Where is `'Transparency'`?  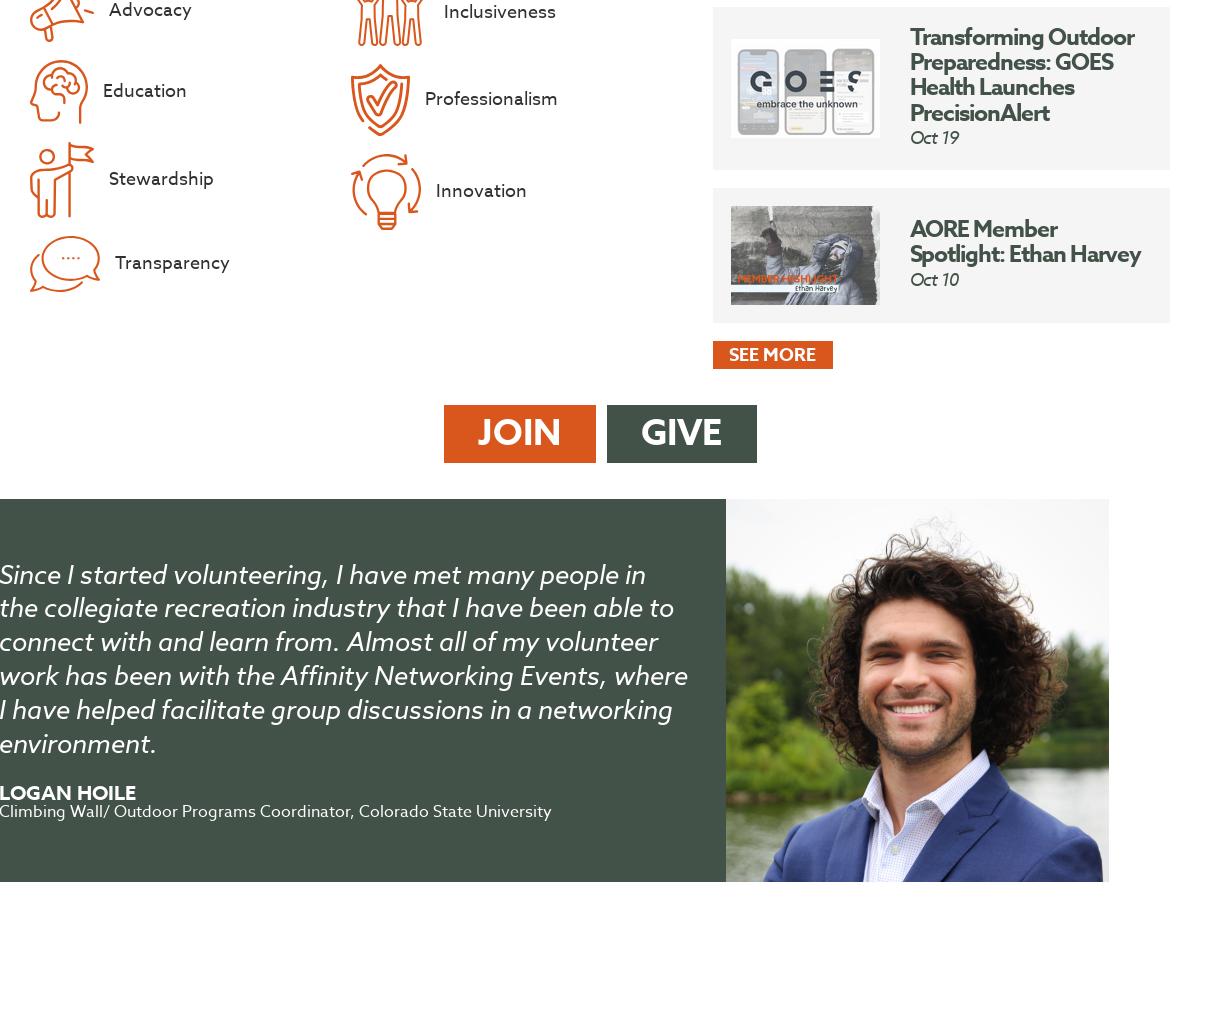 'Transparency' is located at coordinates (171, 263).